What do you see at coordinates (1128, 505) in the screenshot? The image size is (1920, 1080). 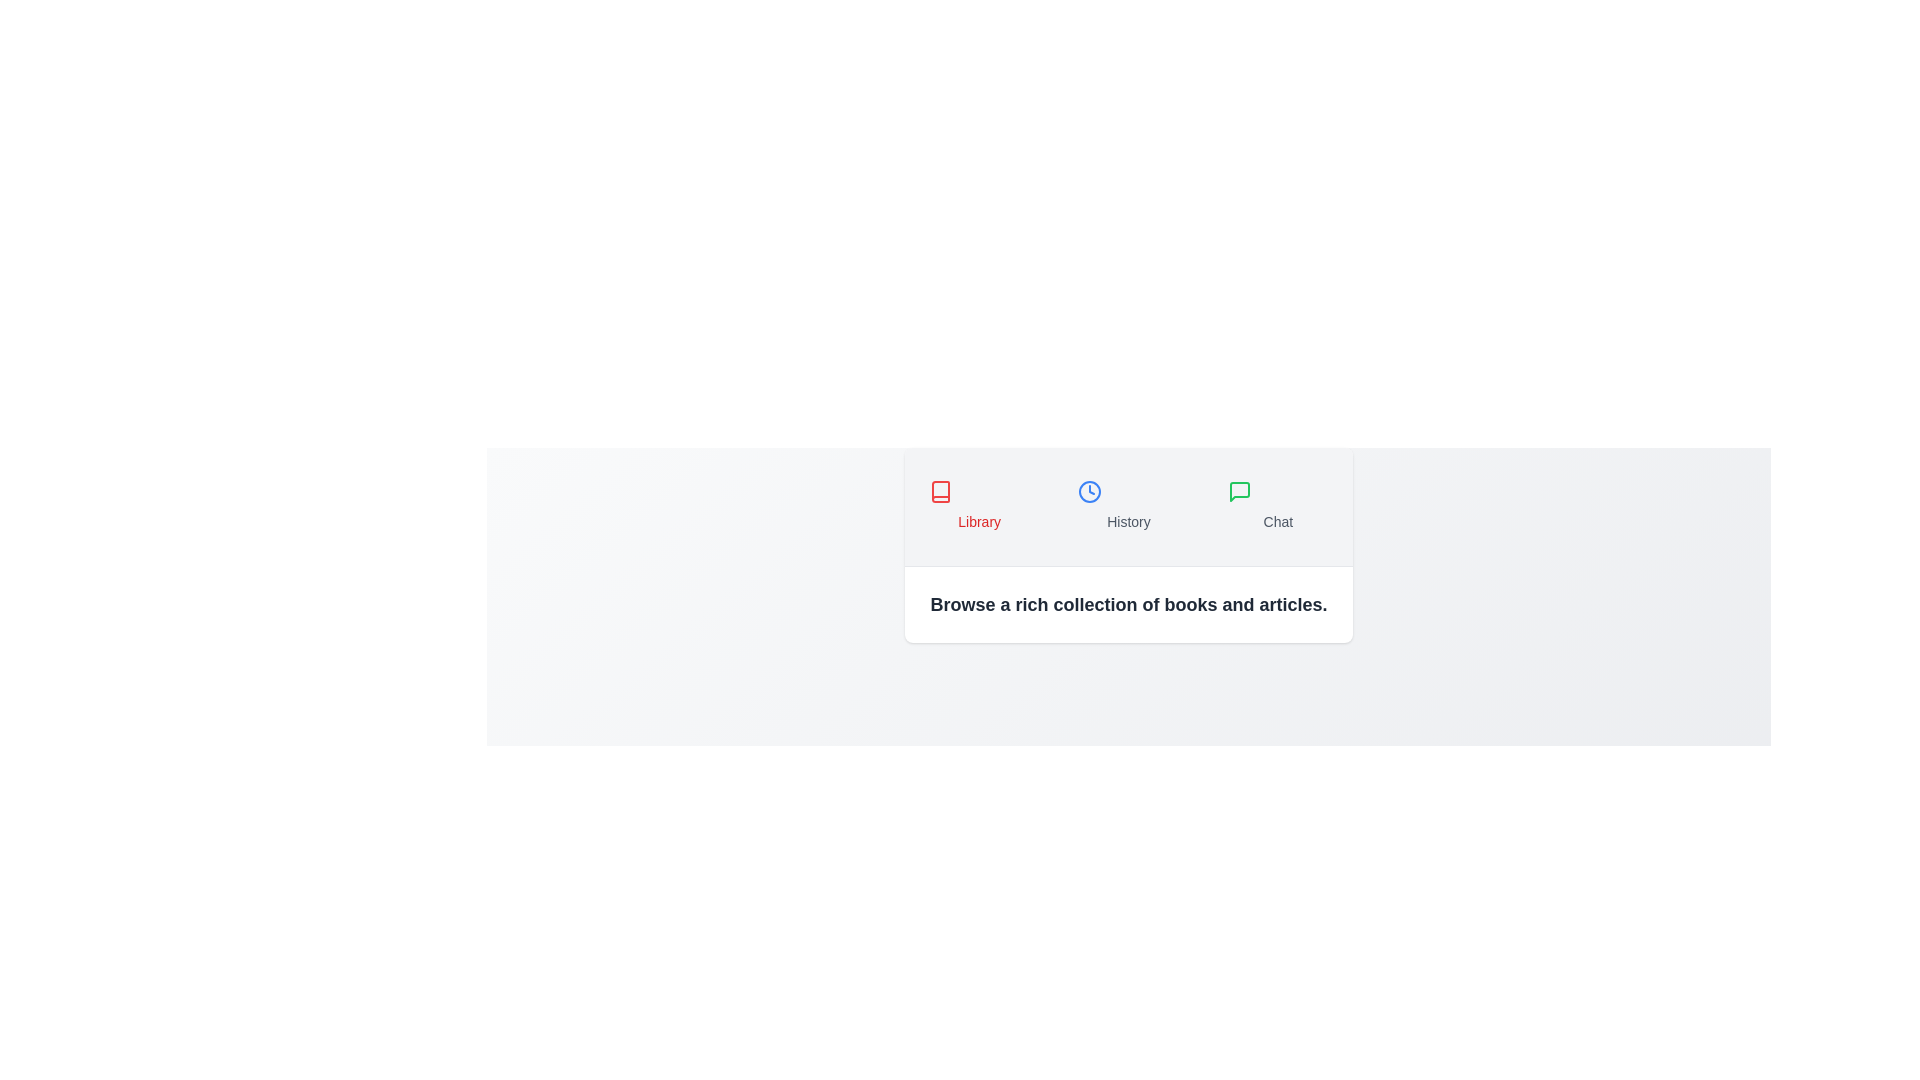 I see `the History tab to view its content` at bounding box center [1128, 505].